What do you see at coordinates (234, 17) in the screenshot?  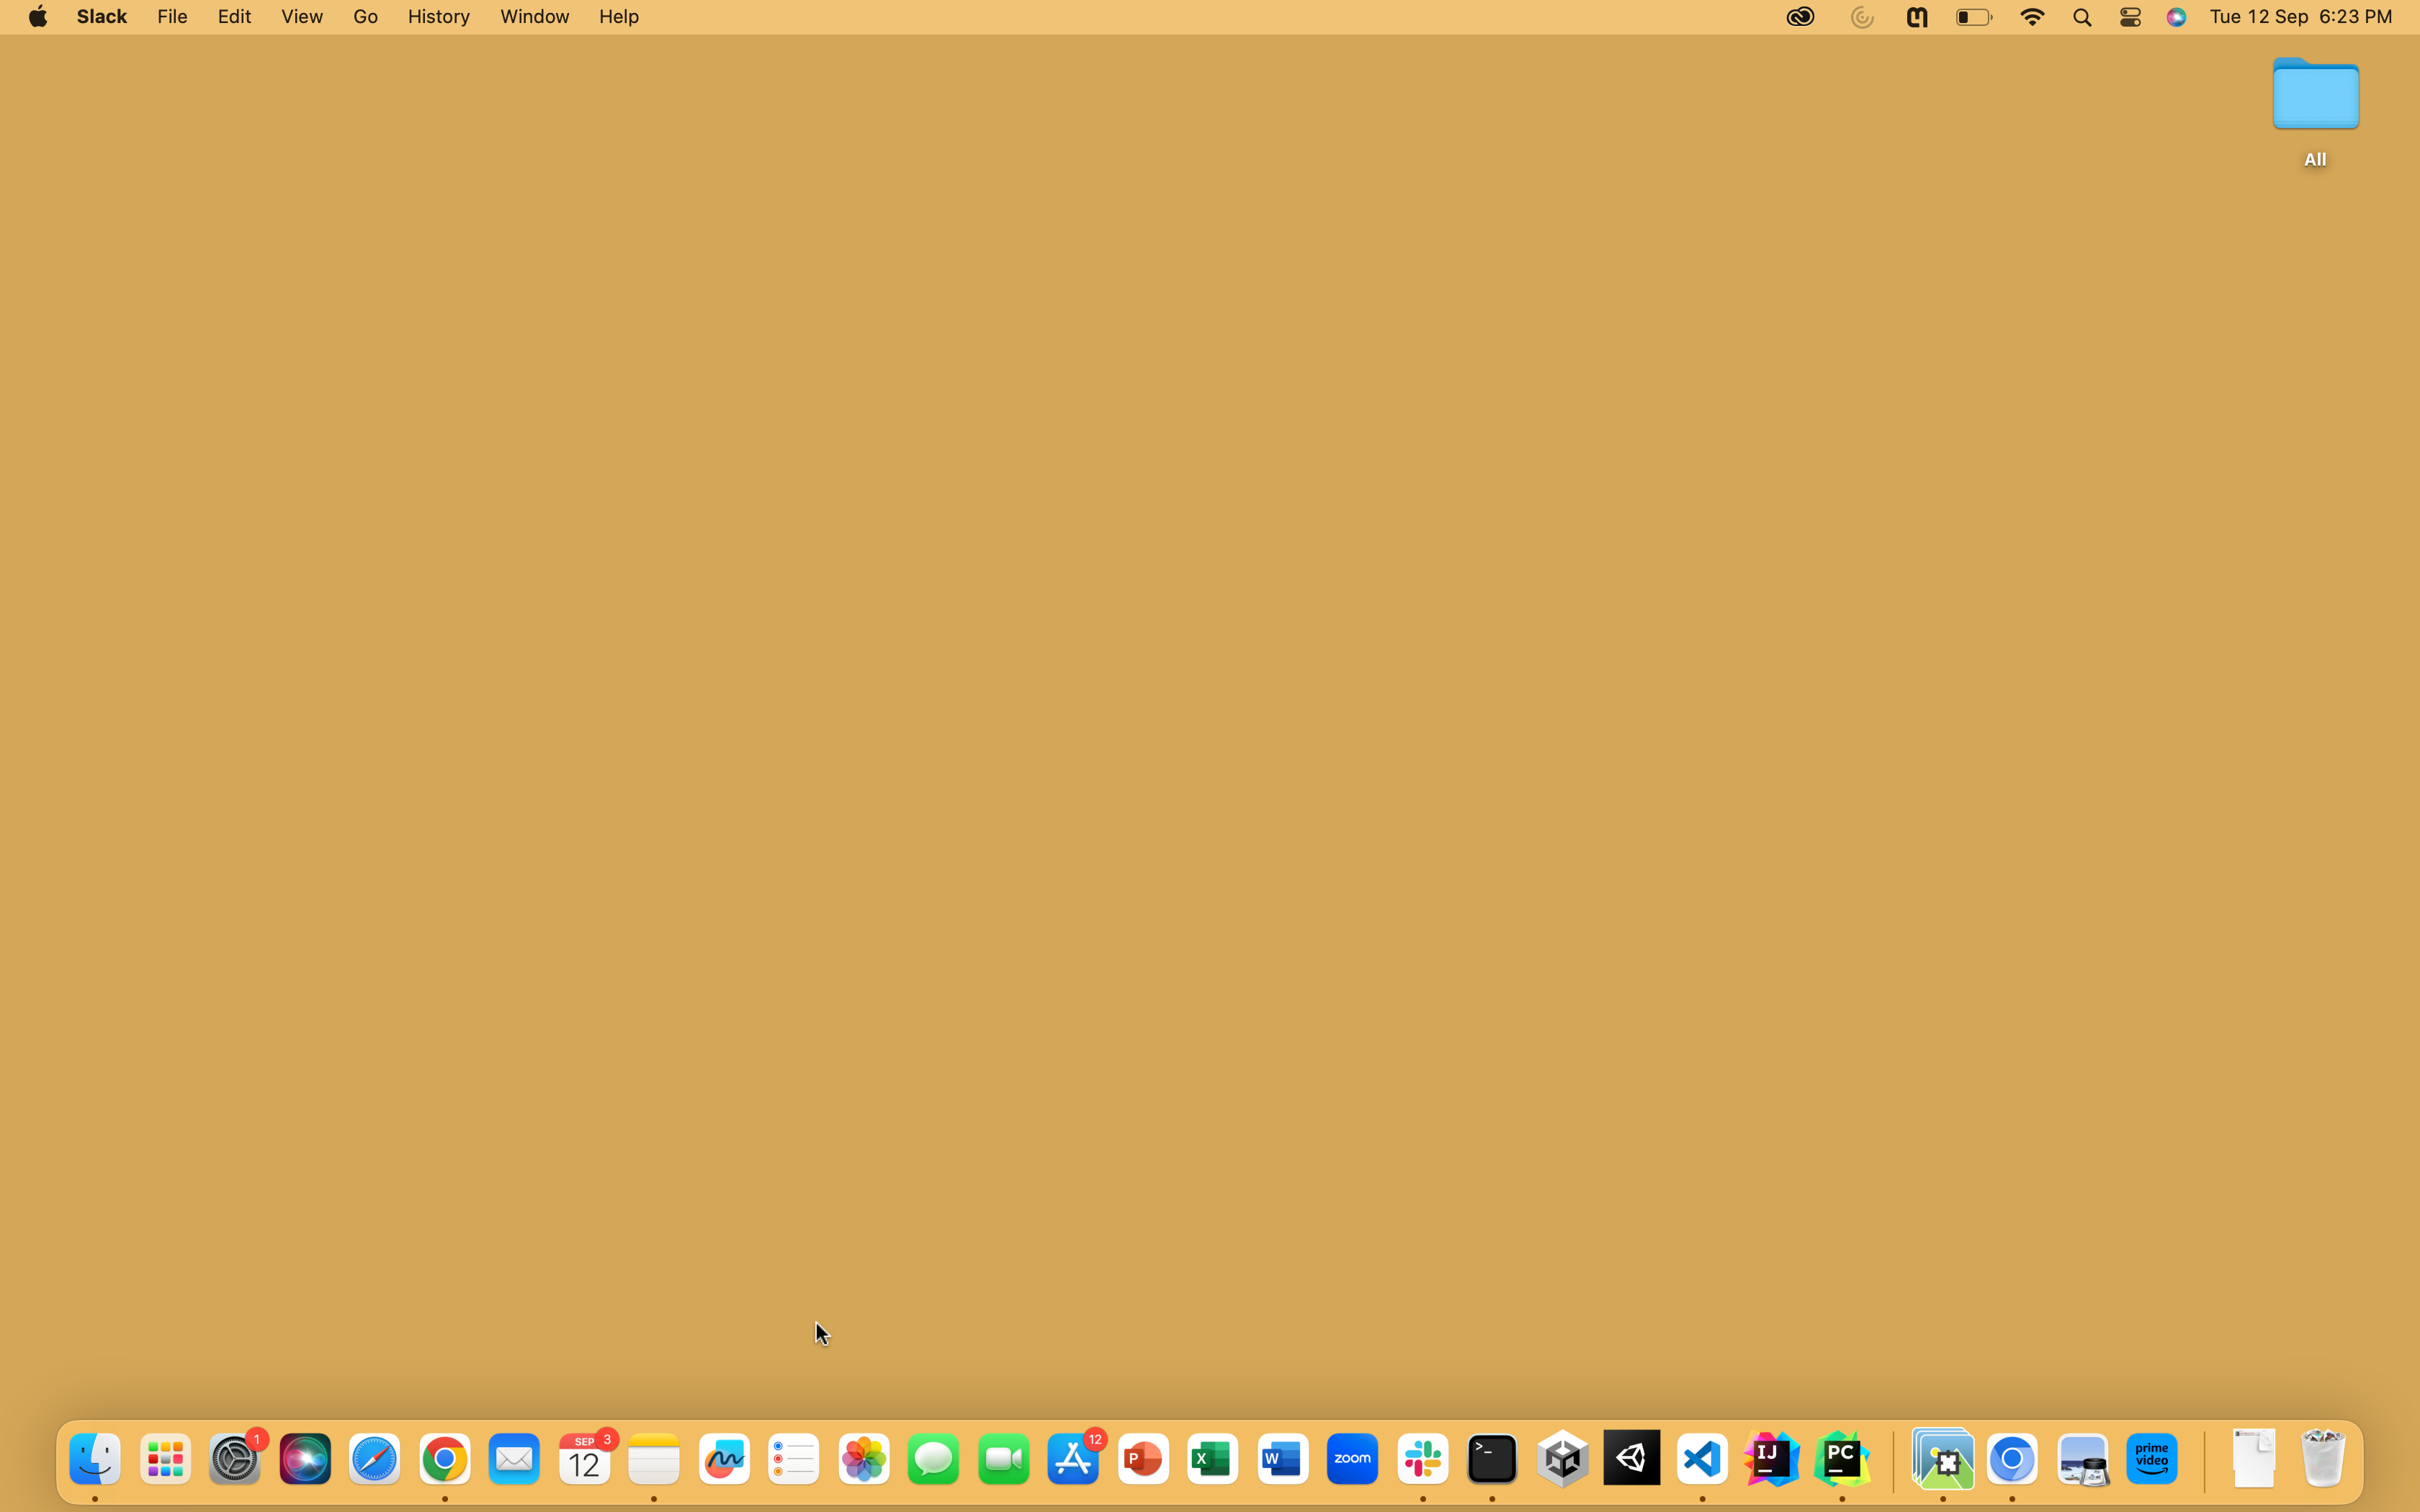 I see `the Edit Options button` at bounding box center [234, 17].